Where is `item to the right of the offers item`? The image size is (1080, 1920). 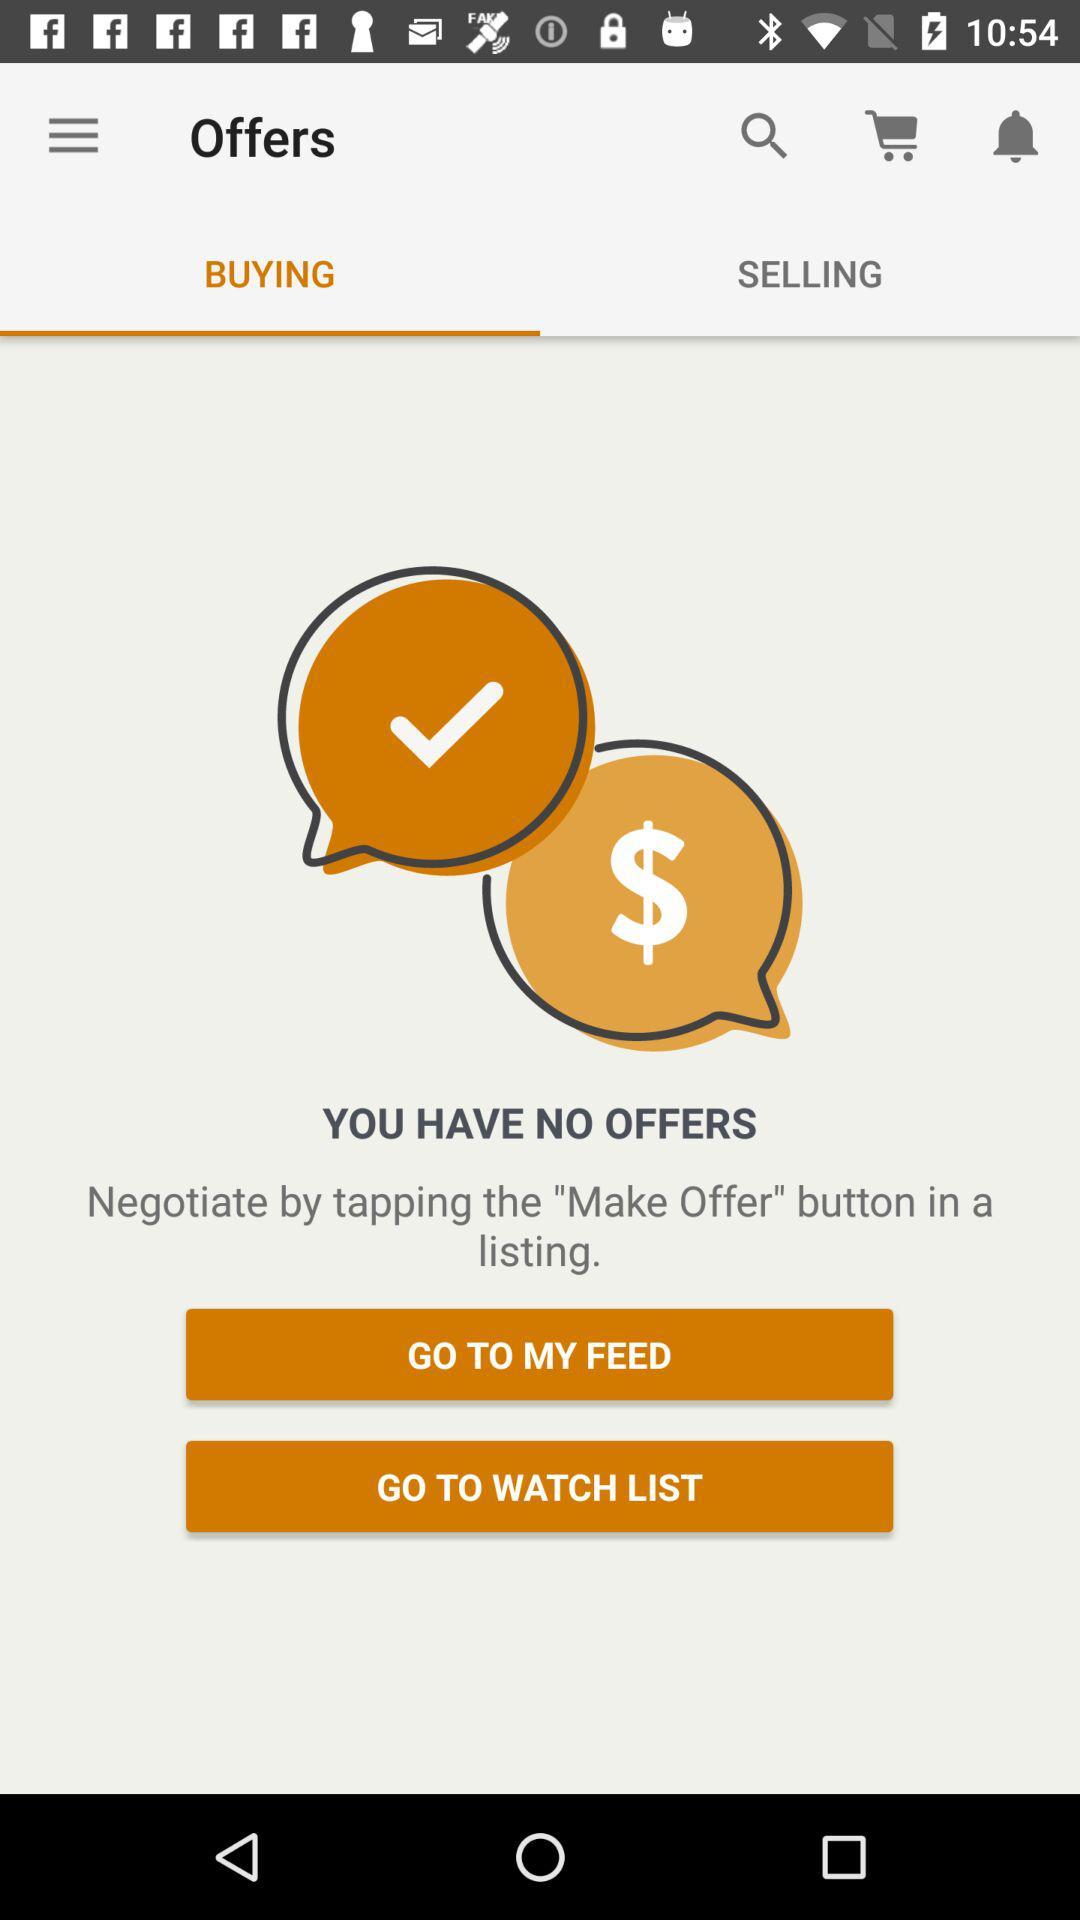
item to the right of the offers item is located at coordinates (764, 135).